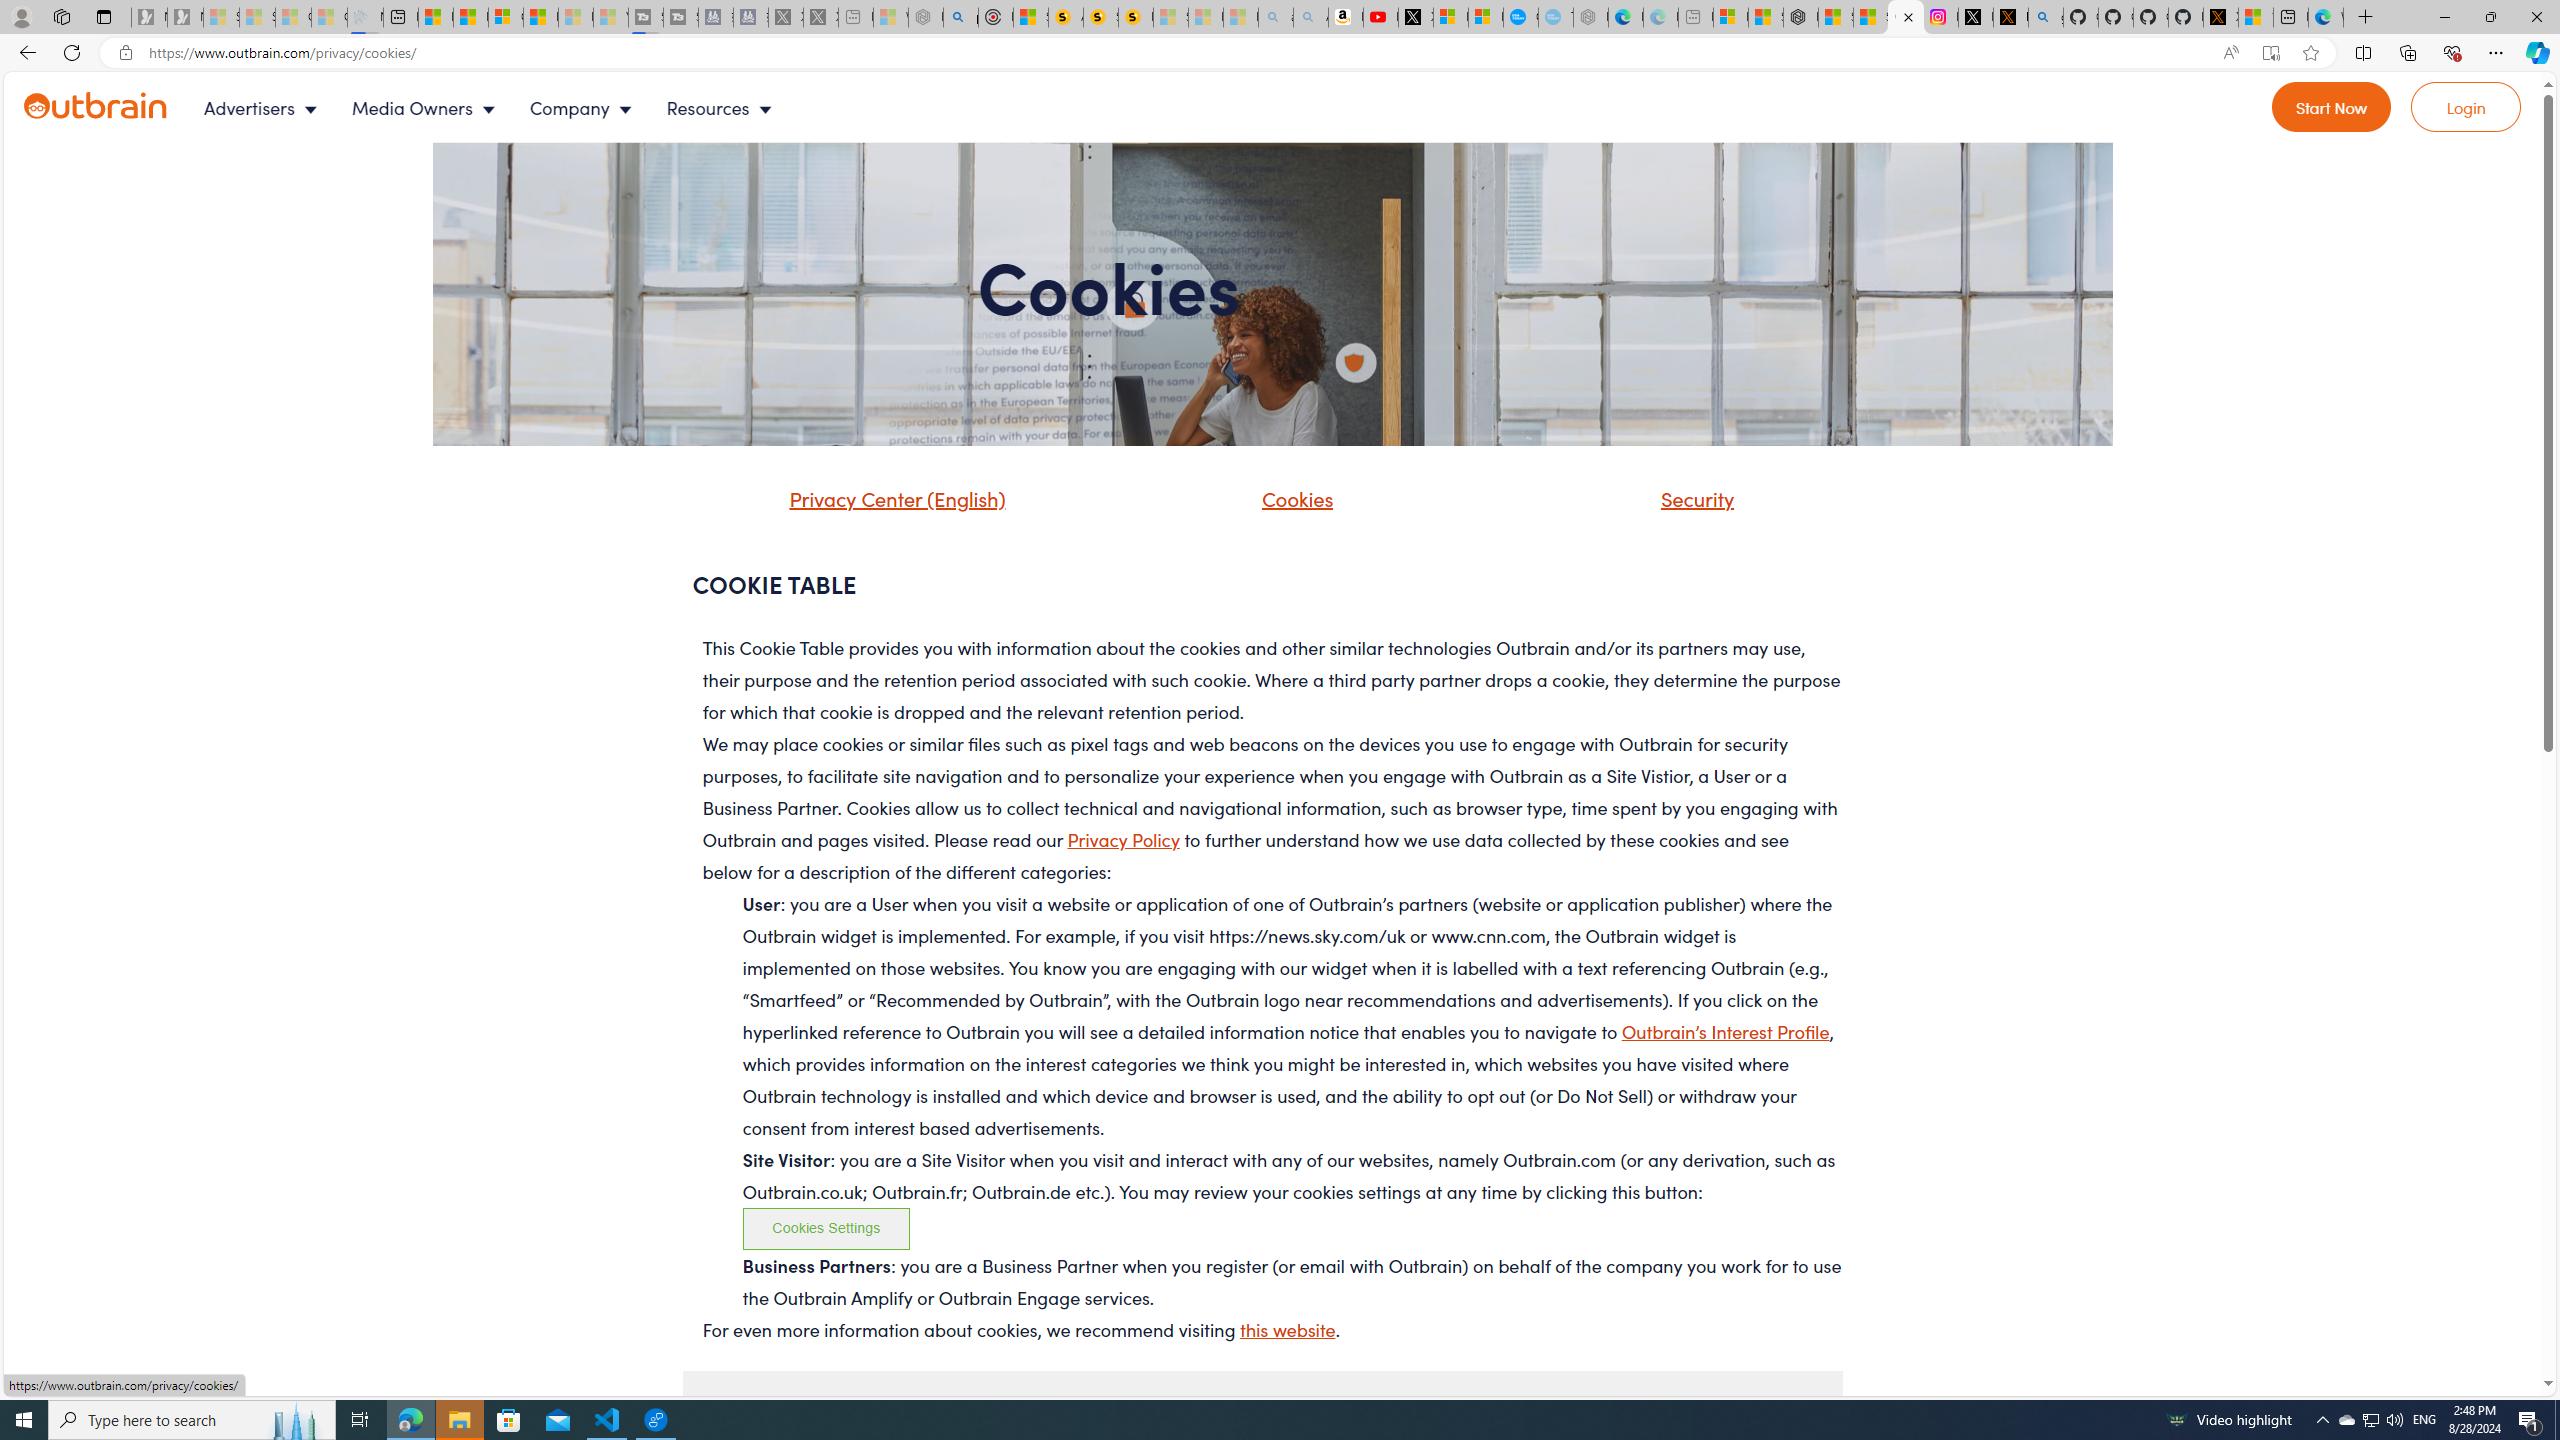 The height and width of the screenshot is (1440, 2560). Describe the element at coordinates (722, 107) in the screenshot. I see `'Resources'` at that location.